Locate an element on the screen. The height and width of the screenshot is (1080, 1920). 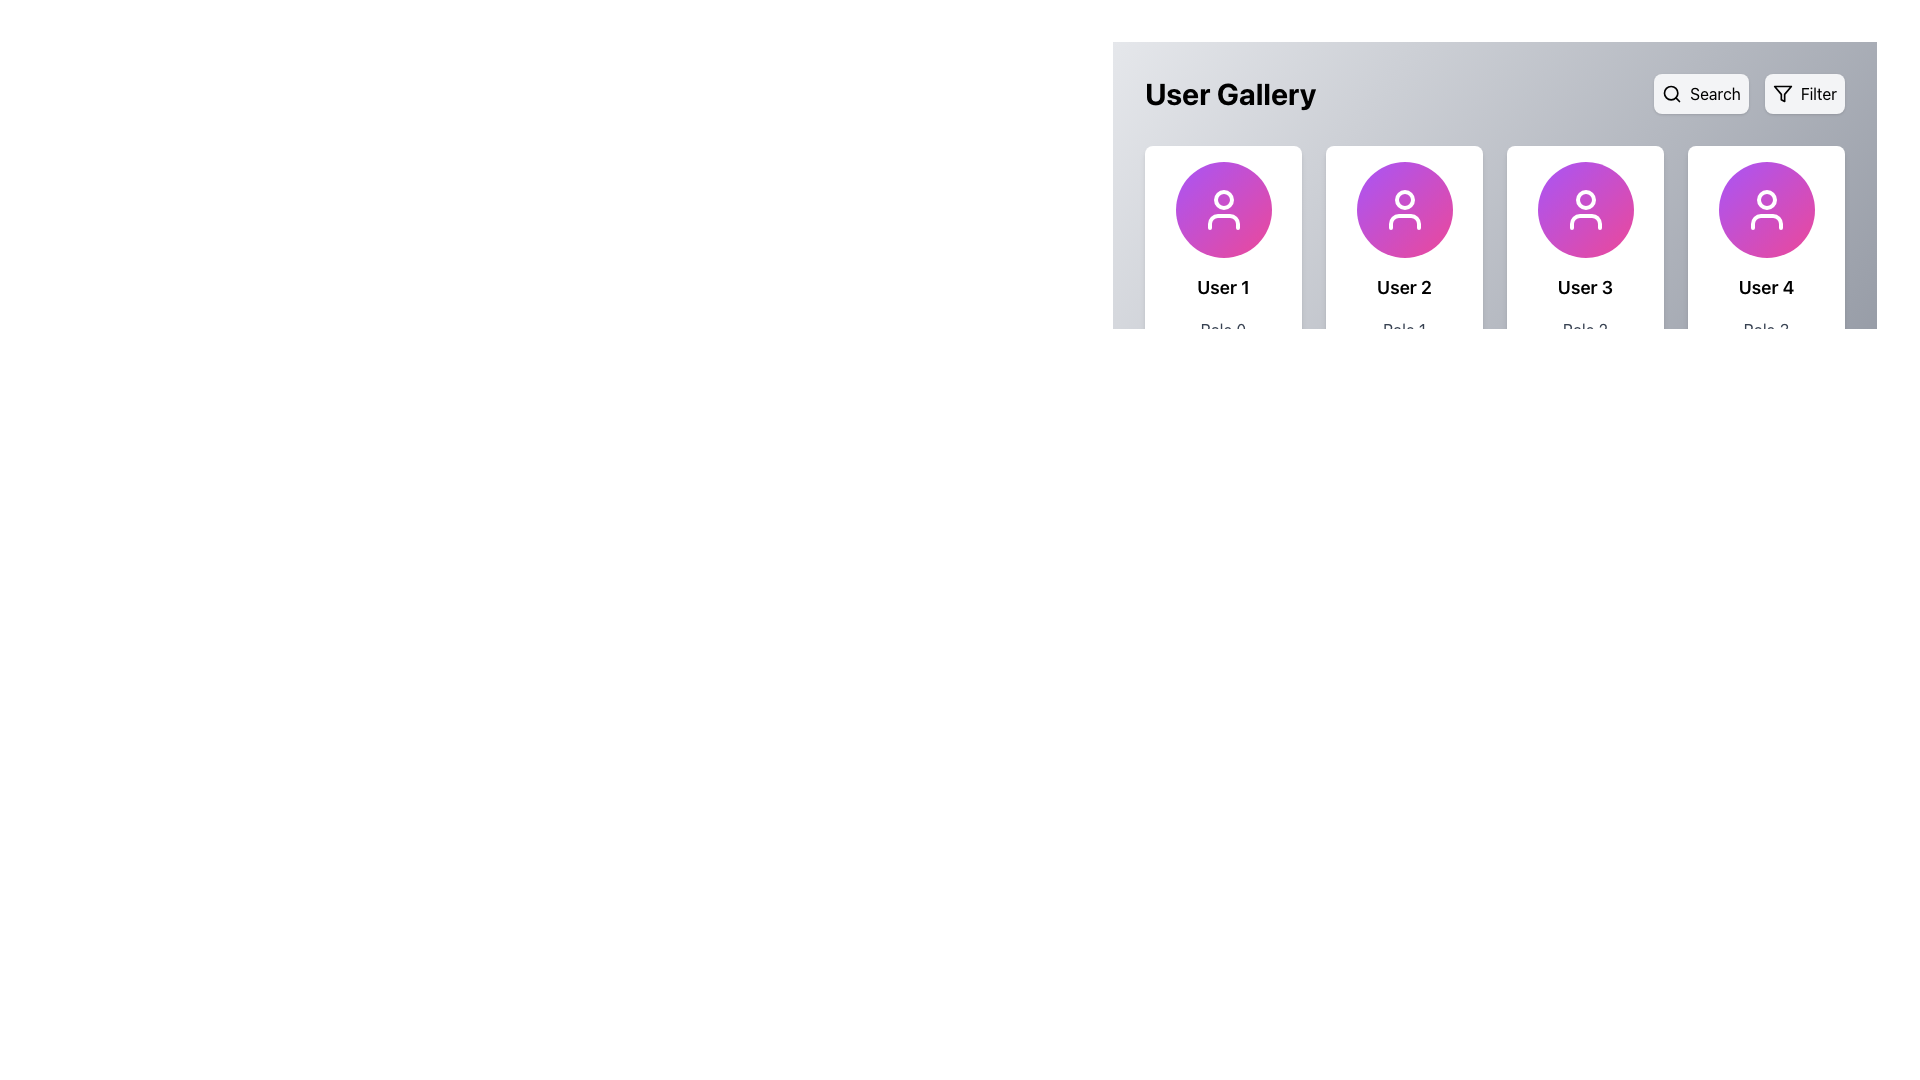
the user profile icon in the third card of the 'User Gallery' section is located at coordinates (1584, 209).